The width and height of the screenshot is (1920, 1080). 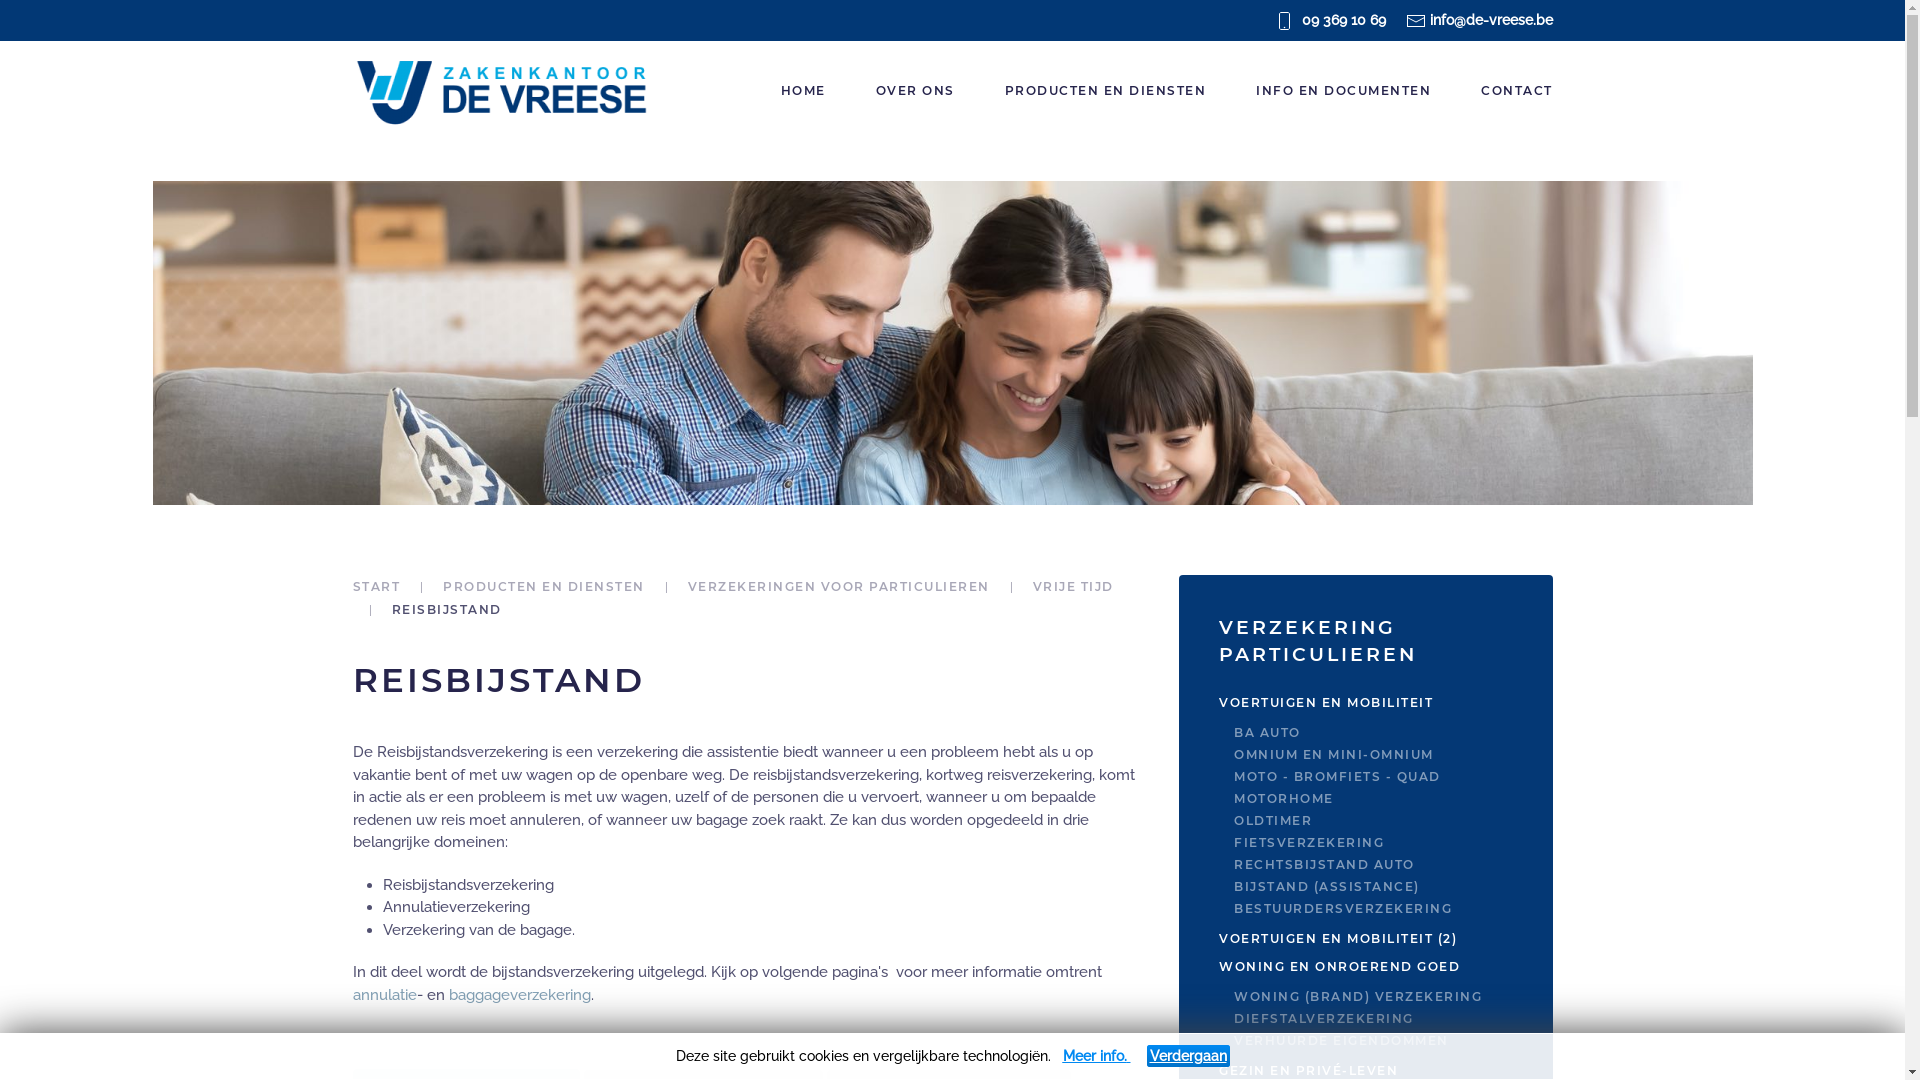 What do you see at coordinates (1364, 966) in the screenshot?
I see `'WONING EN ONROEREND GOED'` at bounding box center [1364, 966].